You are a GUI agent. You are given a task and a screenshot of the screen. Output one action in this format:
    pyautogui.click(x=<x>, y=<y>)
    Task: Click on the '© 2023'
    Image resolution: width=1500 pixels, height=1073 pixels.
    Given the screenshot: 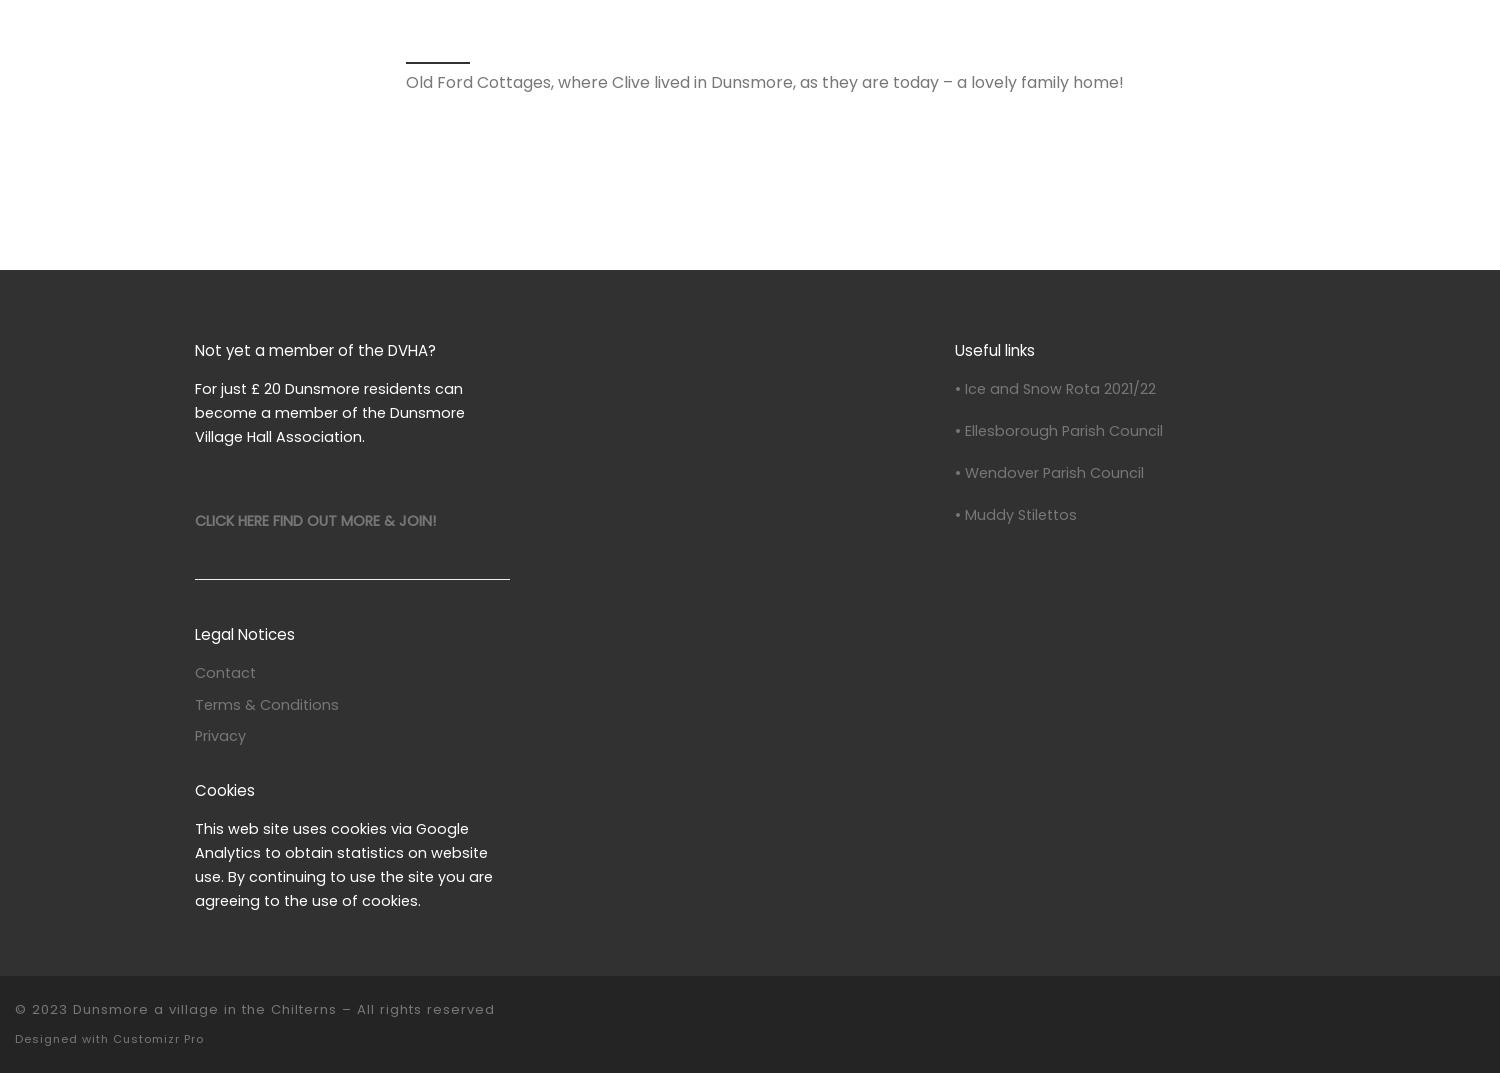 What is the action you would take?
    pyautogui.click(x=41, y=1008)
    